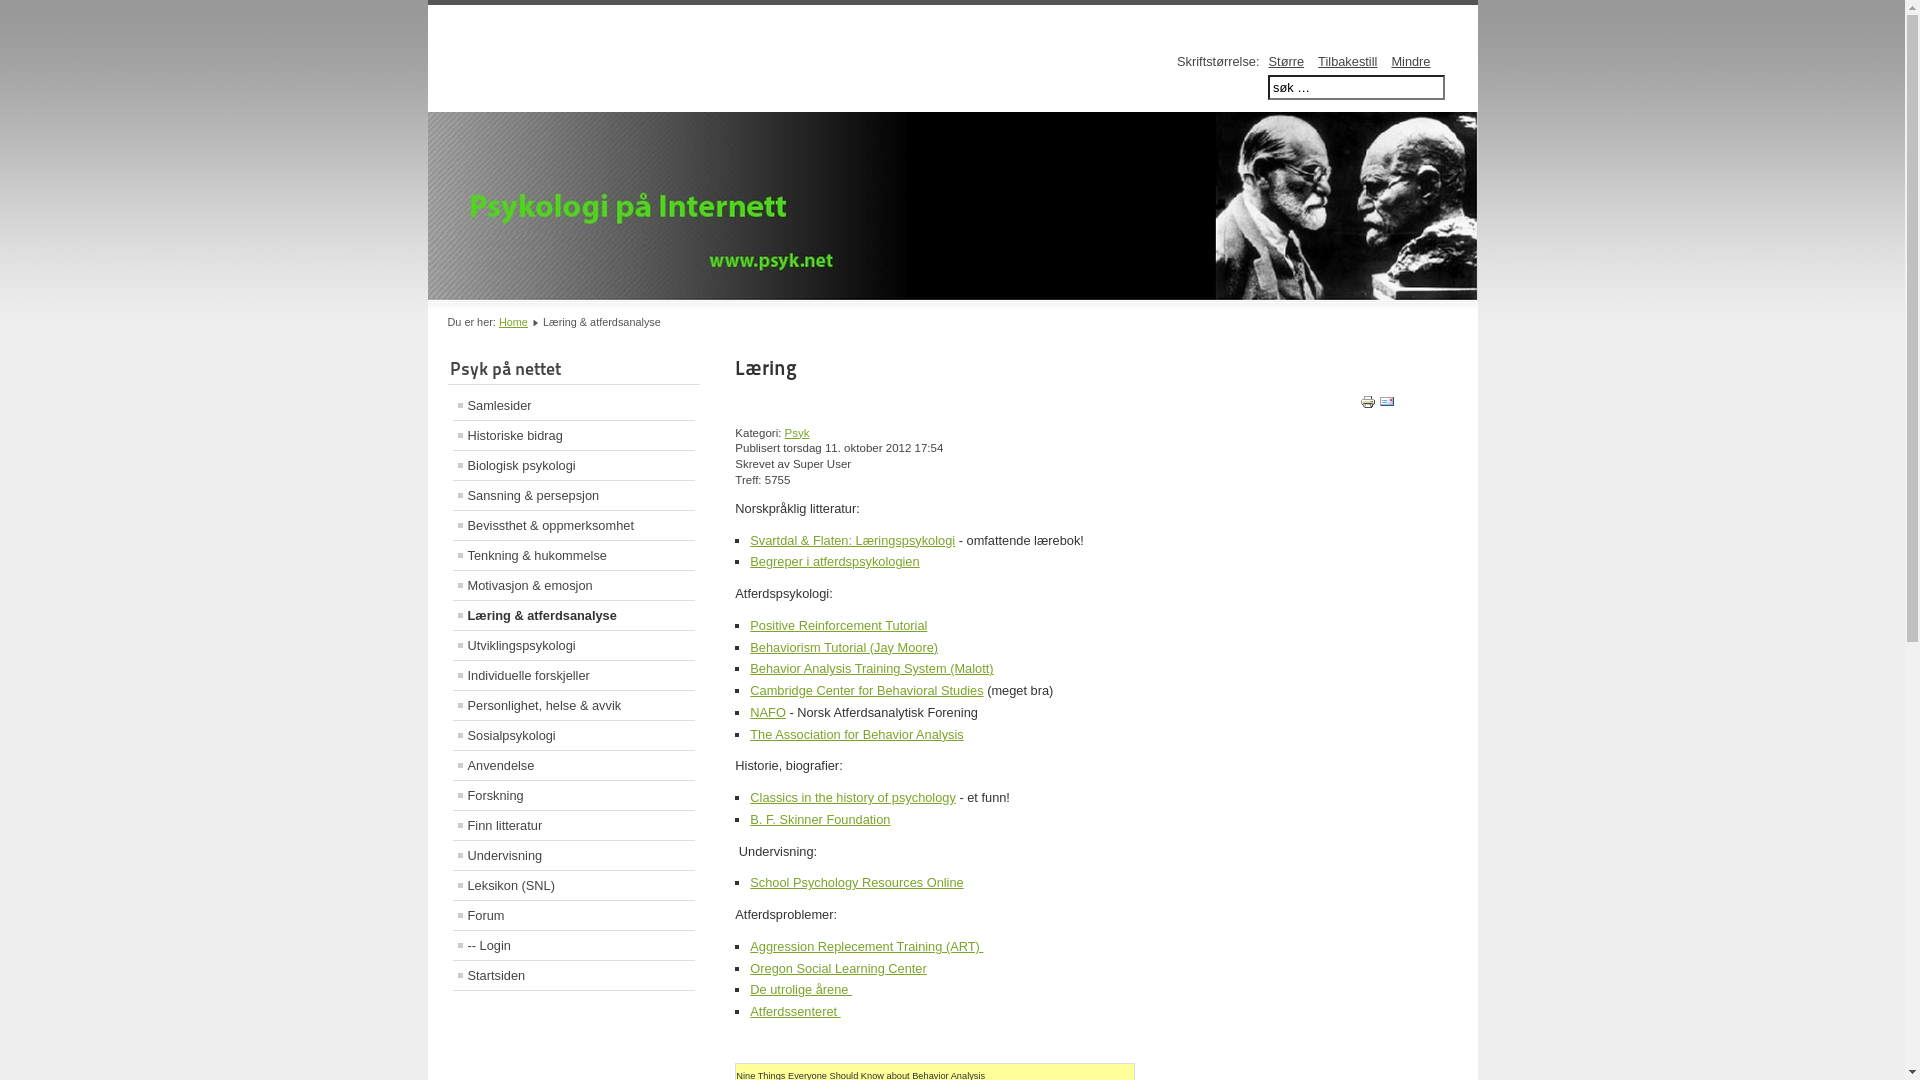  What do you see at coordinates (1386, 405) in the screenshot?
I see `'E-post'` at bounding box center [1386, 405].